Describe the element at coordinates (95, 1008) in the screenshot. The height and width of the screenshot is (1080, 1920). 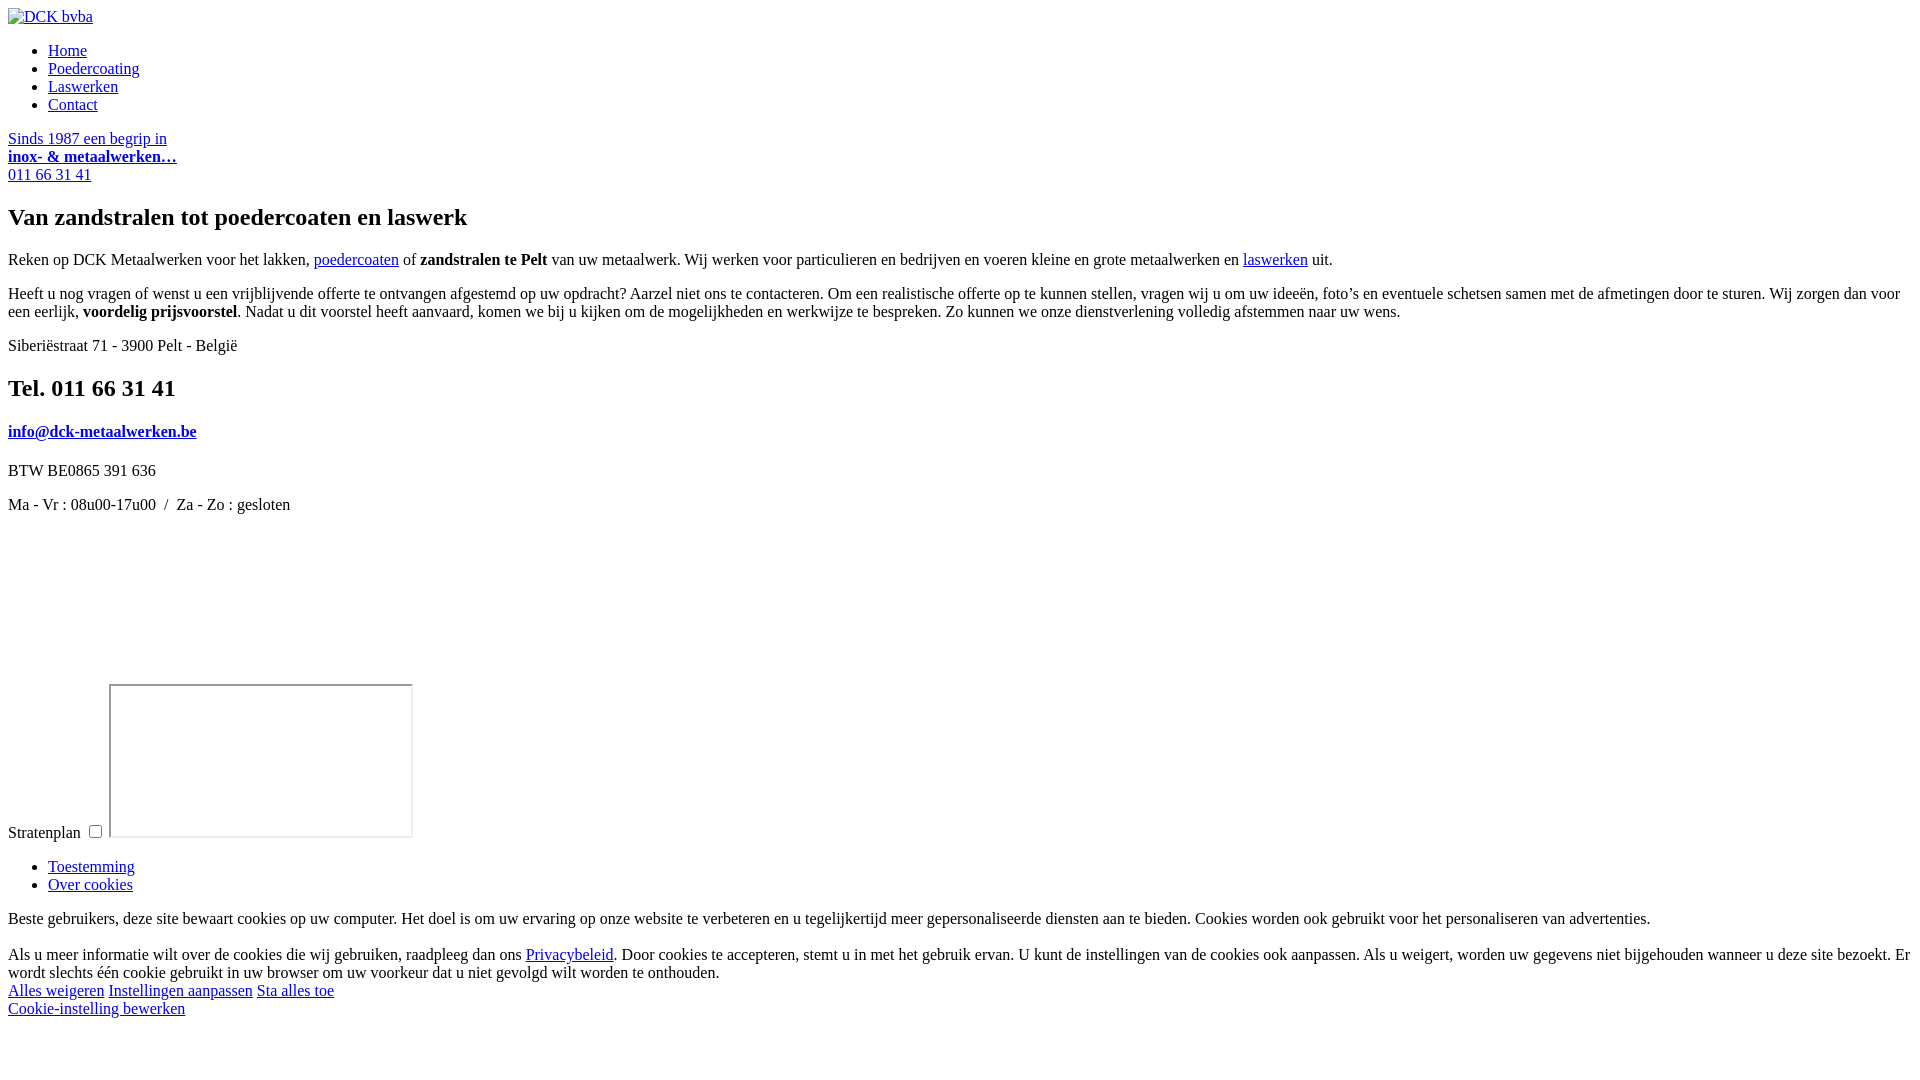
I see `'Cookie-instelling bewerken'` at that location.